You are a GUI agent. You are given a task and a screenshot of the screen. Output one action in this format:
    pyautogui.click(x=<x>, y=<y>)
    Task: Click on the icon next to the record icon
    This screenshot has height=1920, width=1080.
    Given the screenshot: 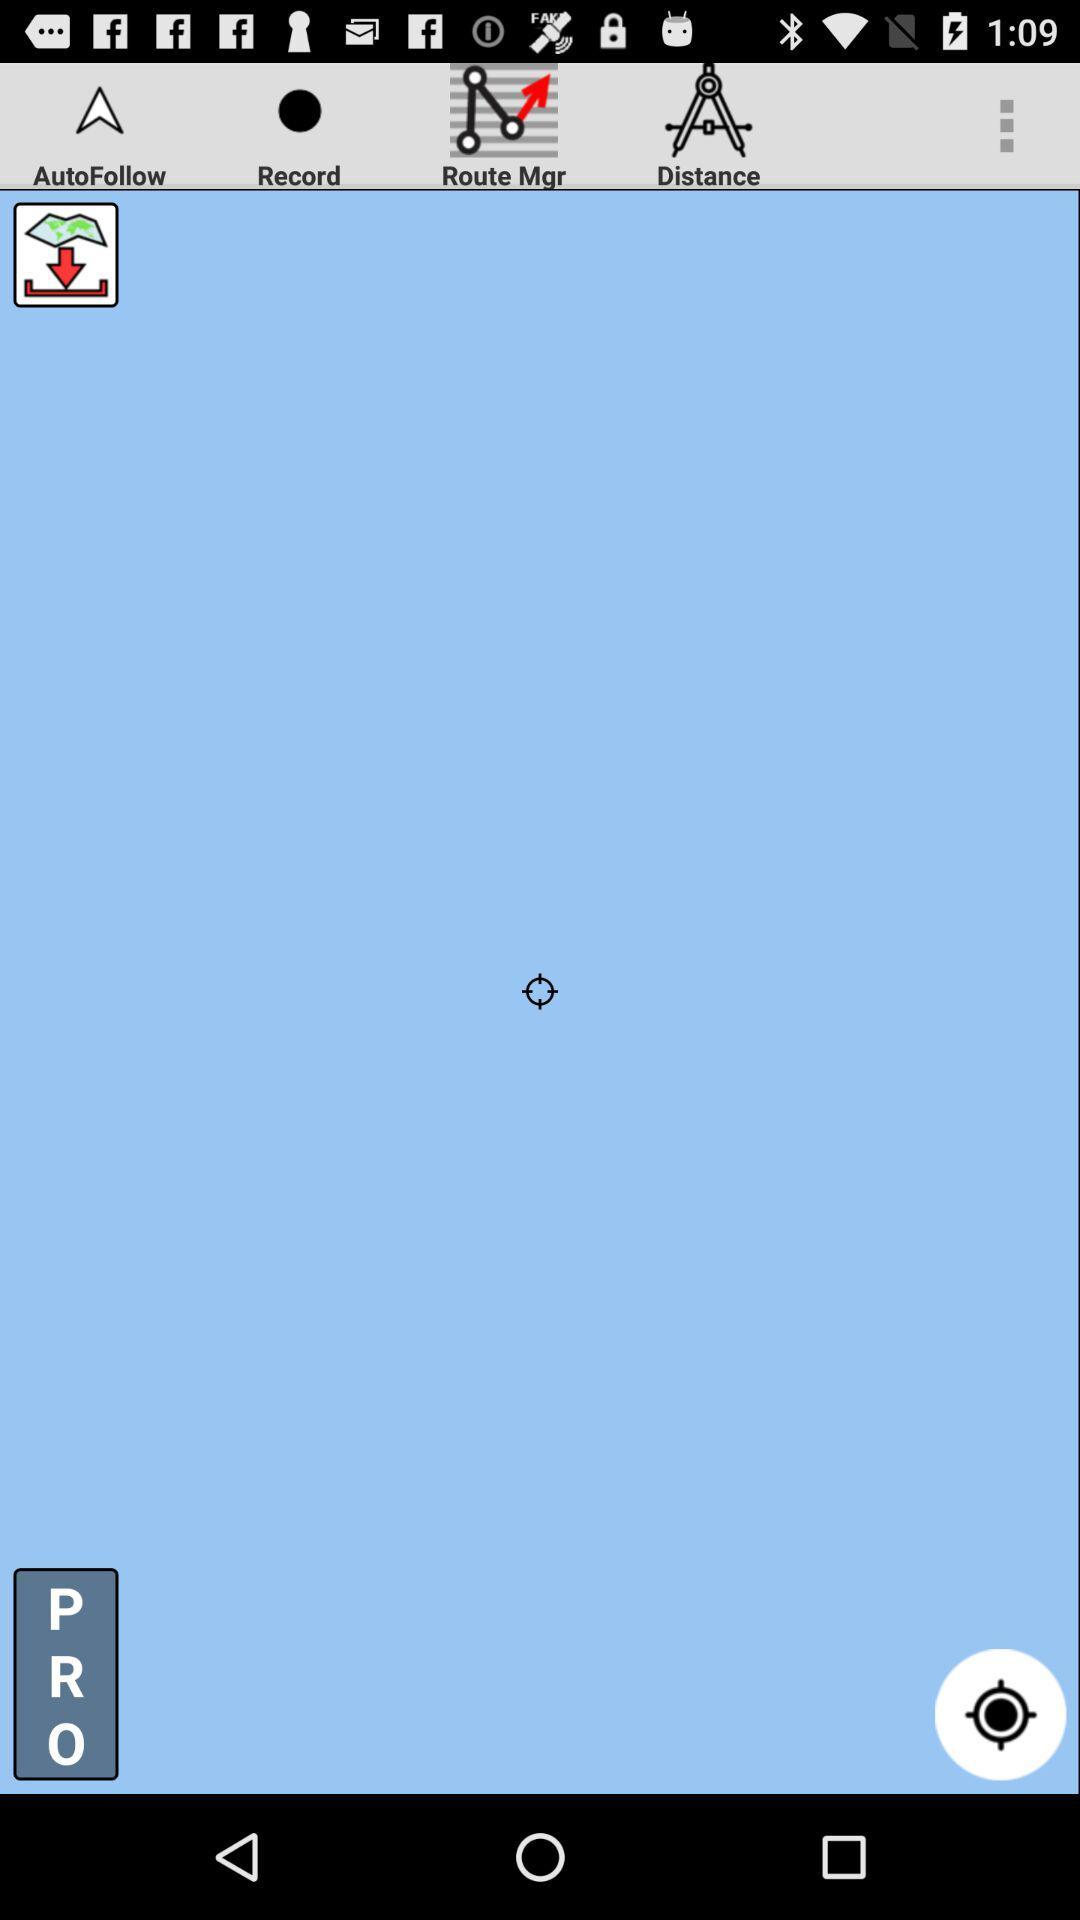 What is the action you would take?
    pyautogui.click(x=64, y=253)
    